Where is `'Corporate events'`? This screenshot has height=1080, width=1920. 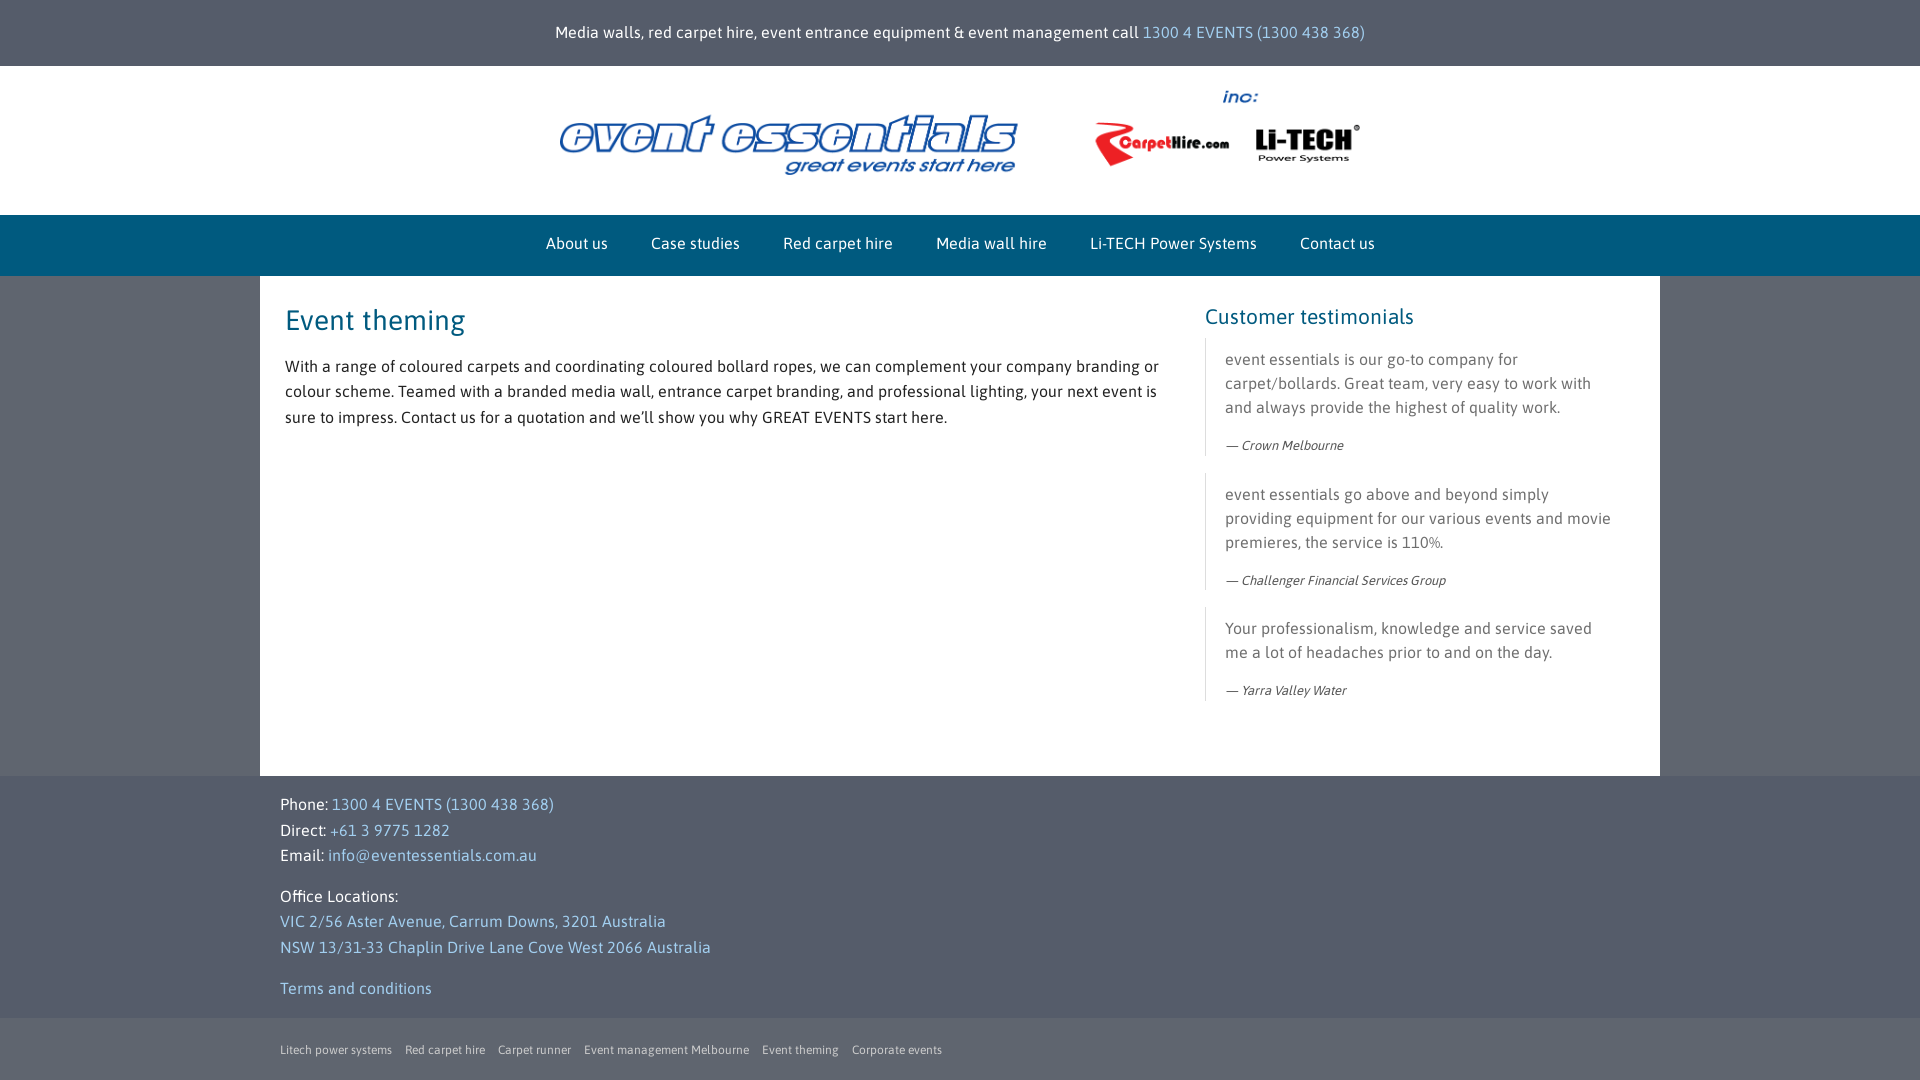
'Corporate events' is located at coordinates (896, 1048).